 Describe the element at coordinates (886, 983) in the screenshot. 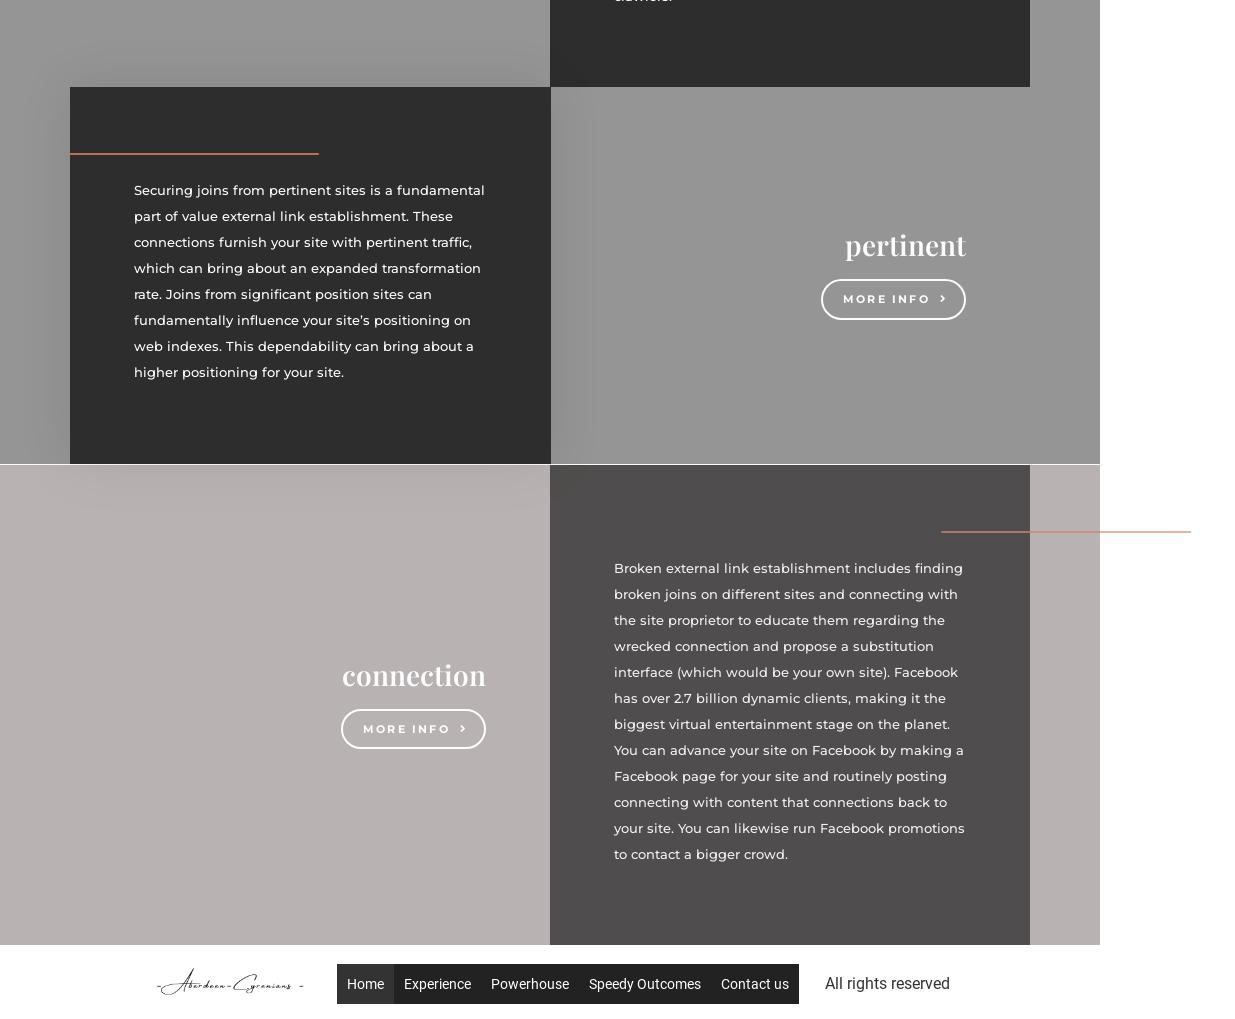

I see `'All rights reserved'` at that location.